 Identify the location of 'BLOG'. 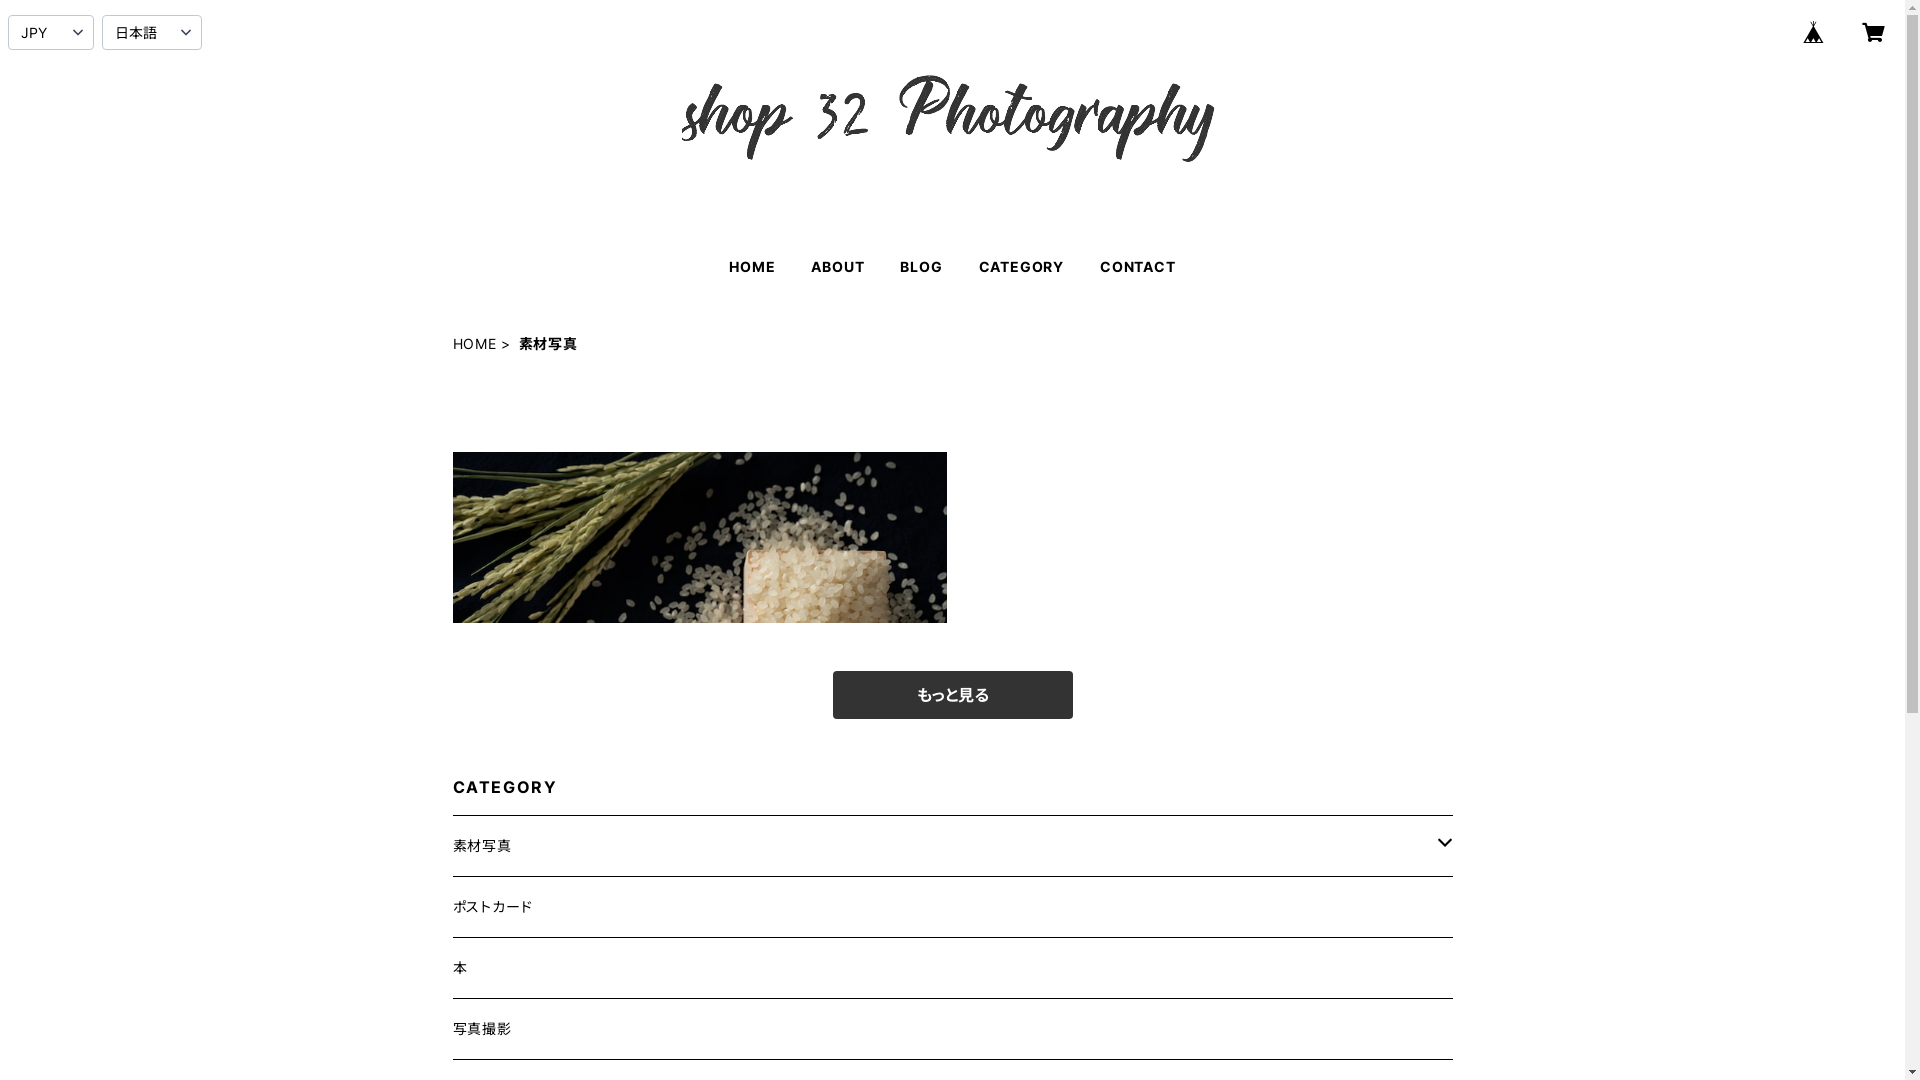
(920, 265).